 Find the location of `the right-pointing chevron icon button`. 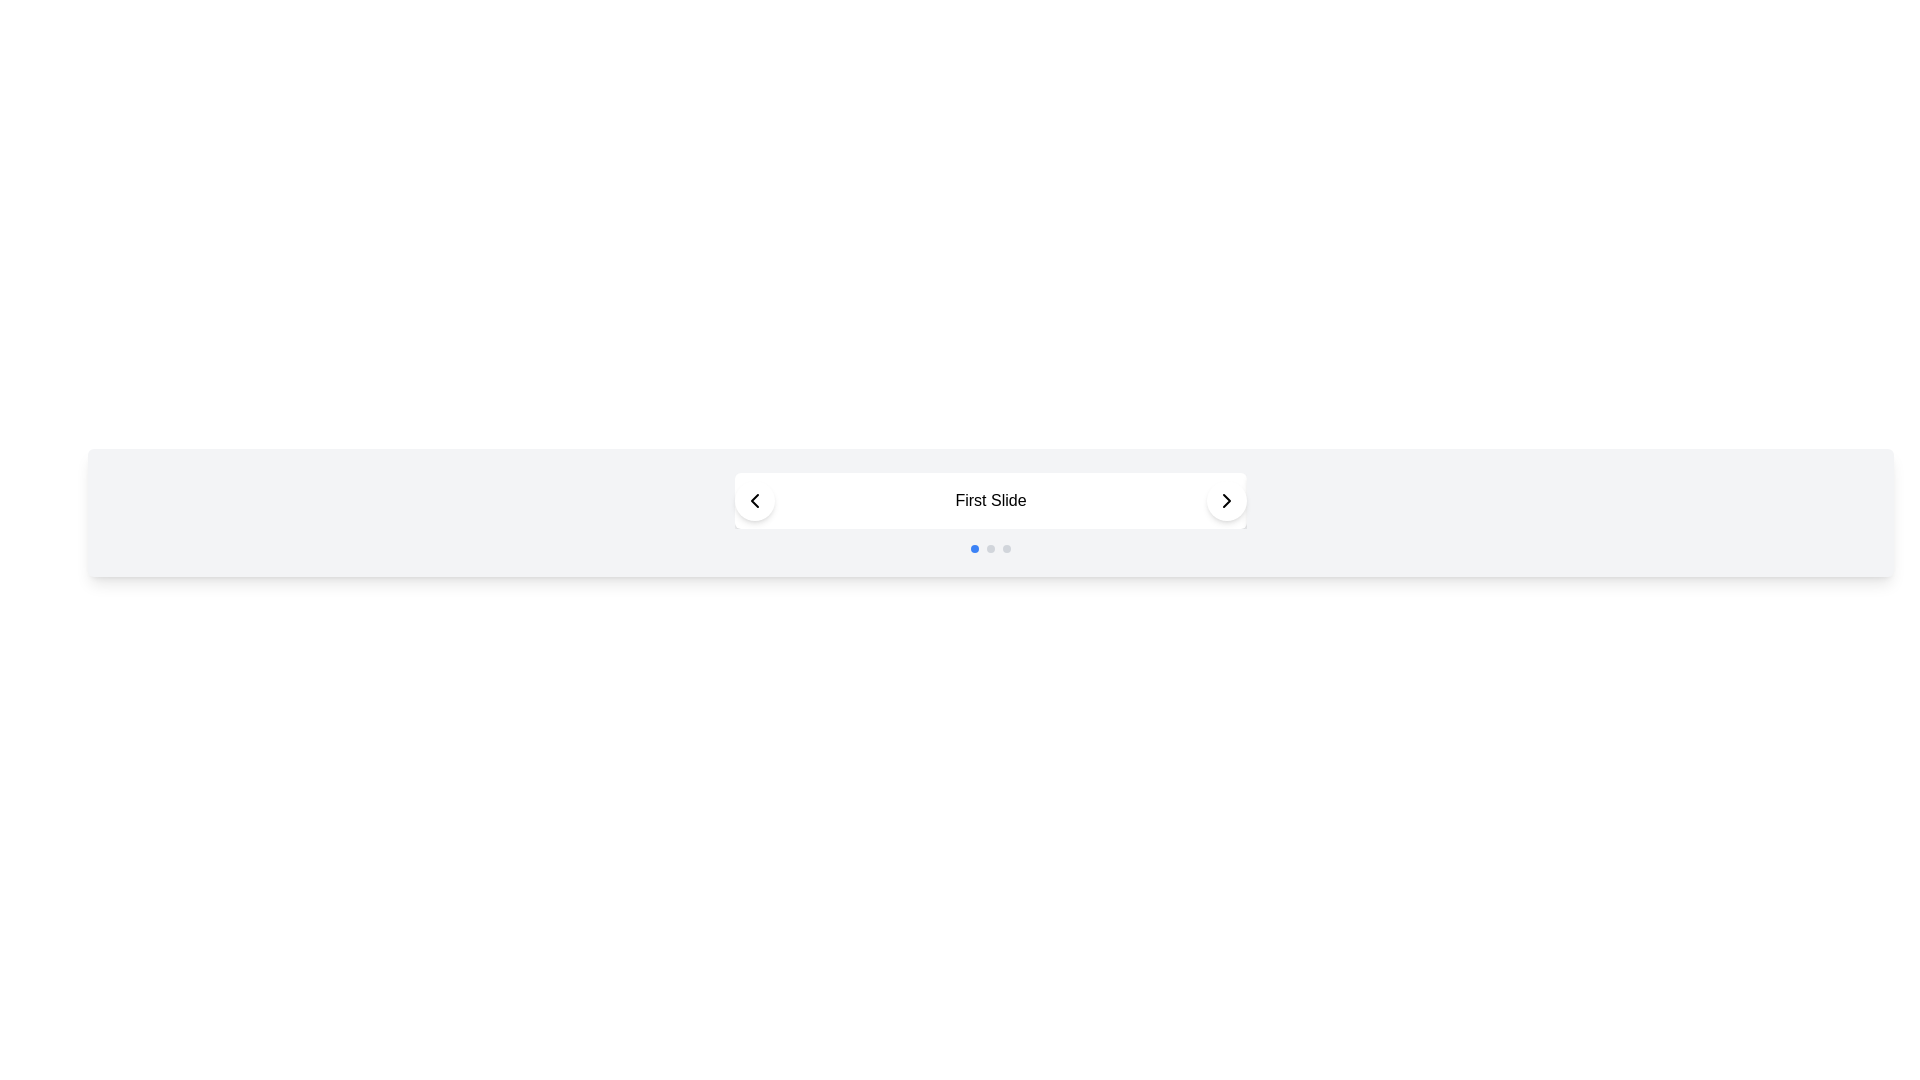

the right-pointing chevron icon button is located at coordinates (1226, 500).